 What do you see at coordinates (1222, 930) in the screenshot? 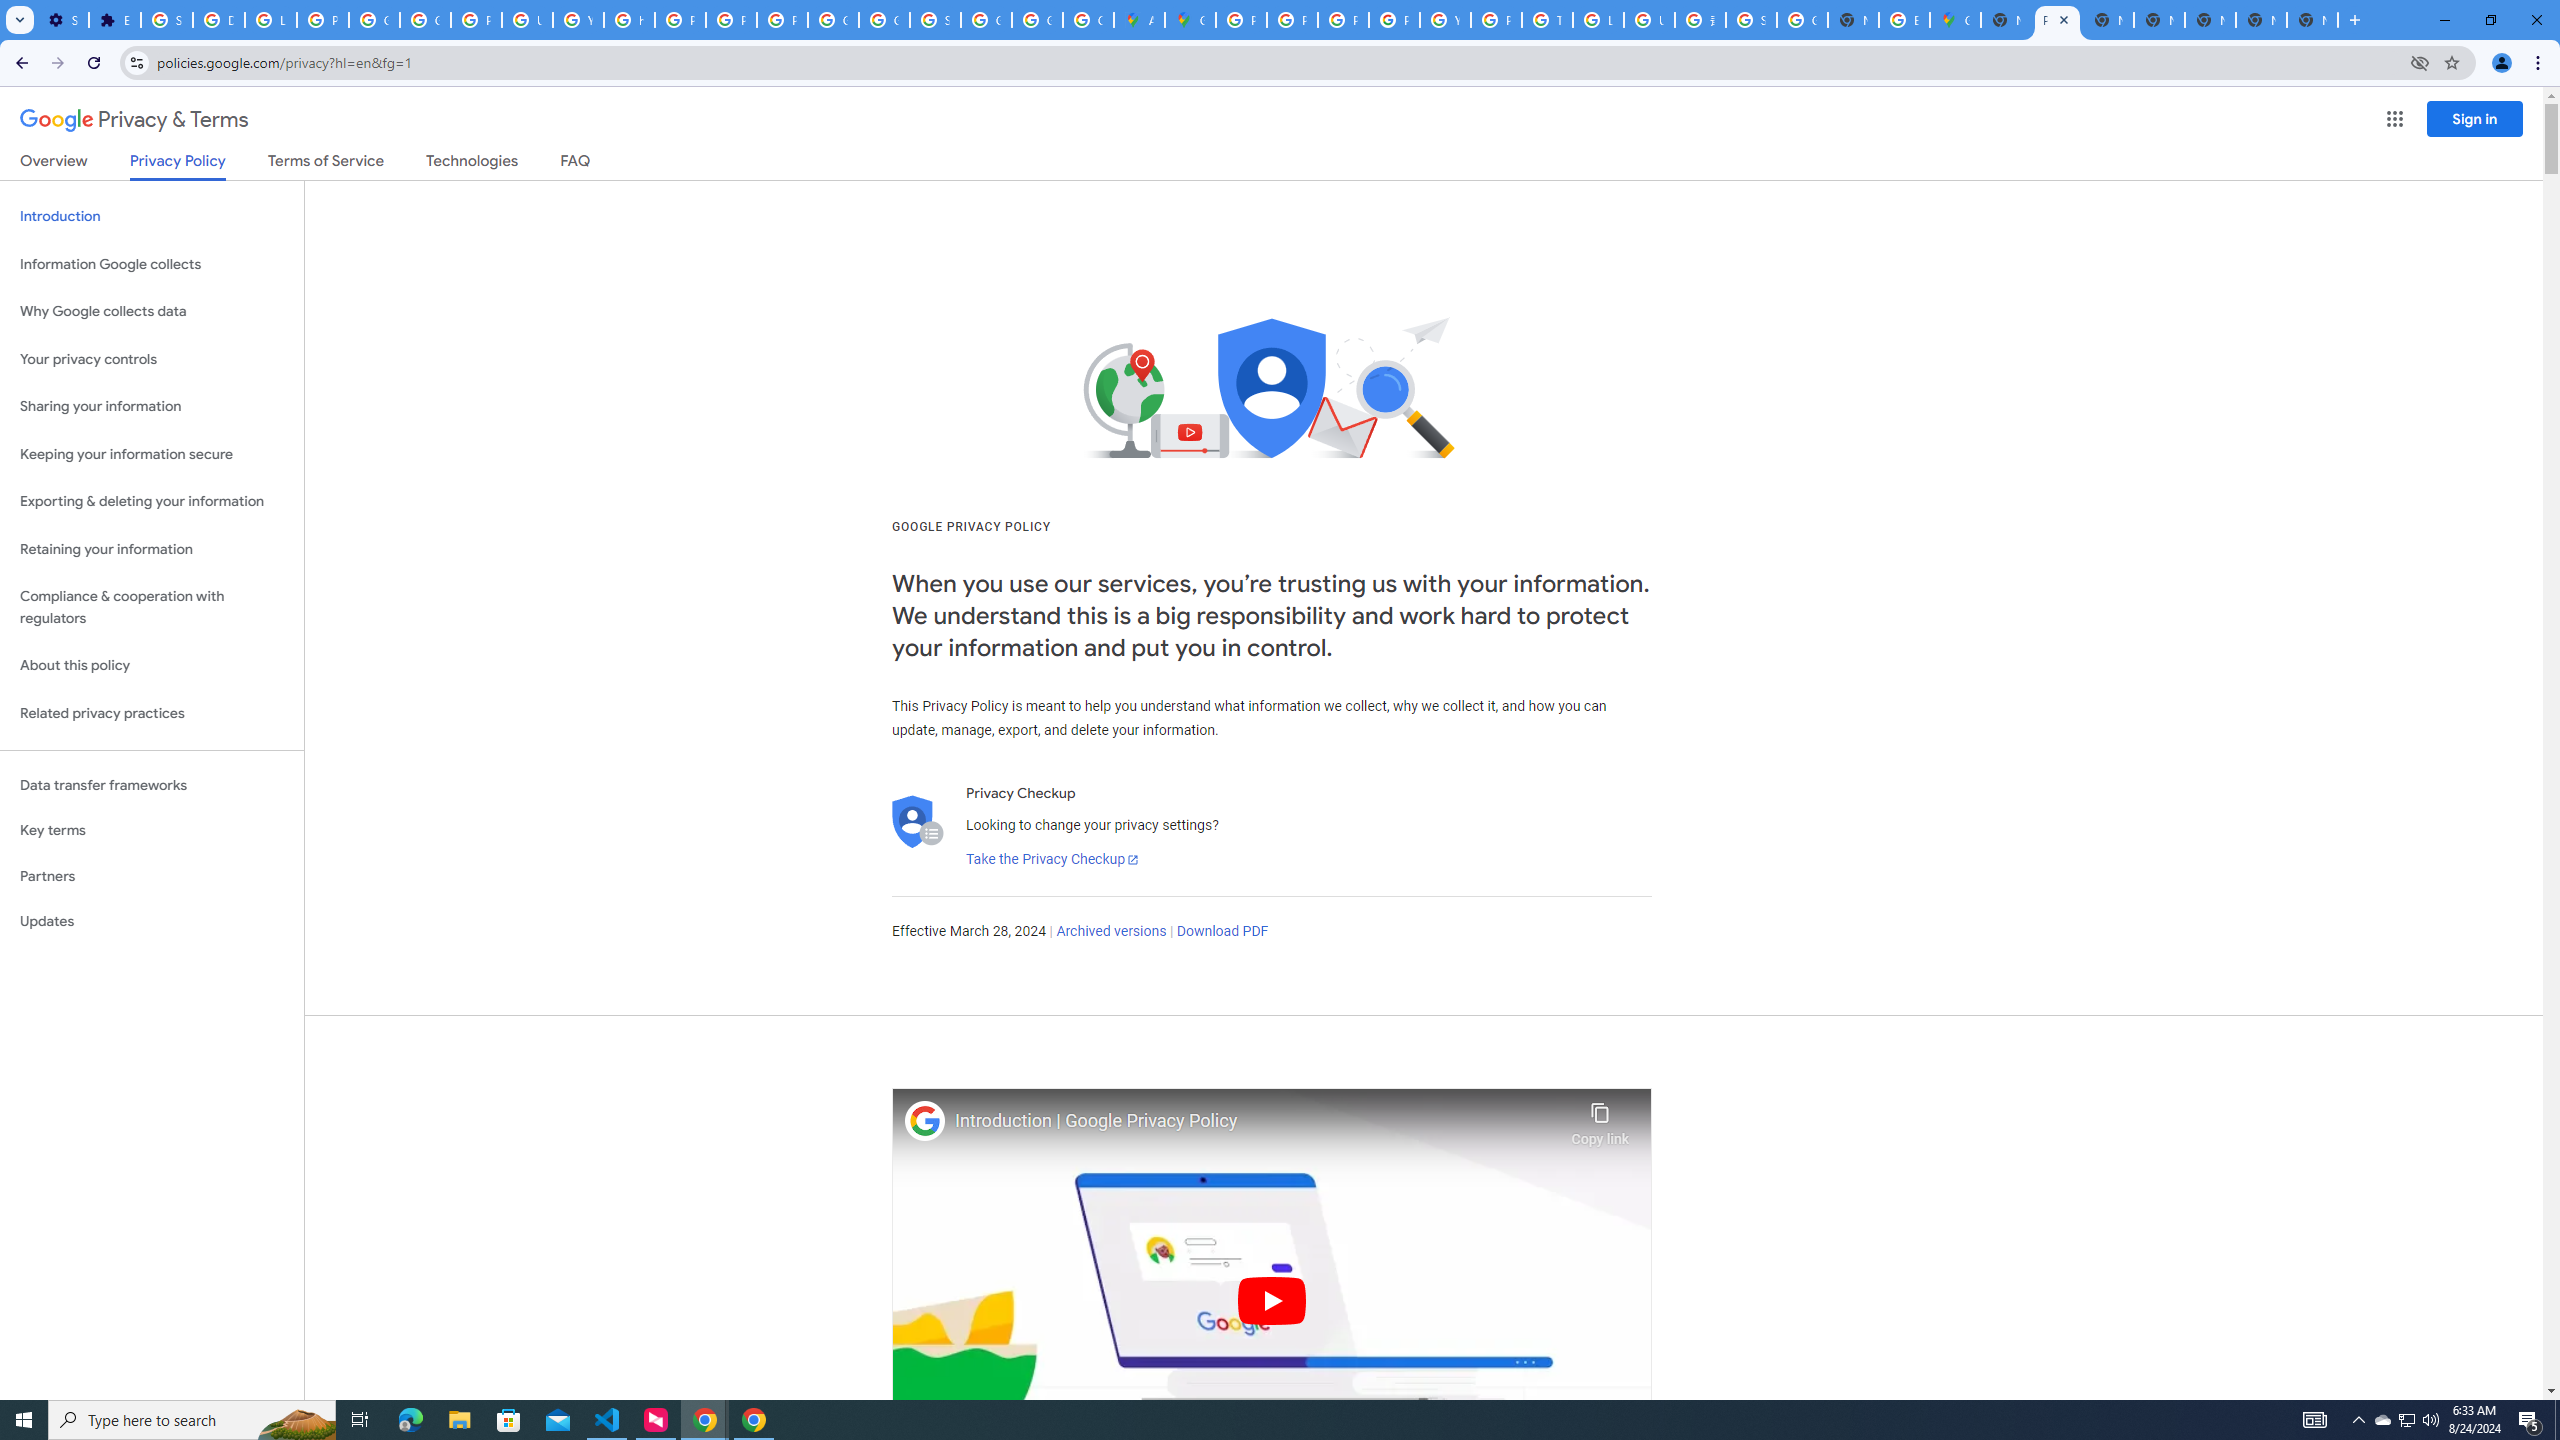
I see `'Download PDF'` at bounding box center [1222, 930].